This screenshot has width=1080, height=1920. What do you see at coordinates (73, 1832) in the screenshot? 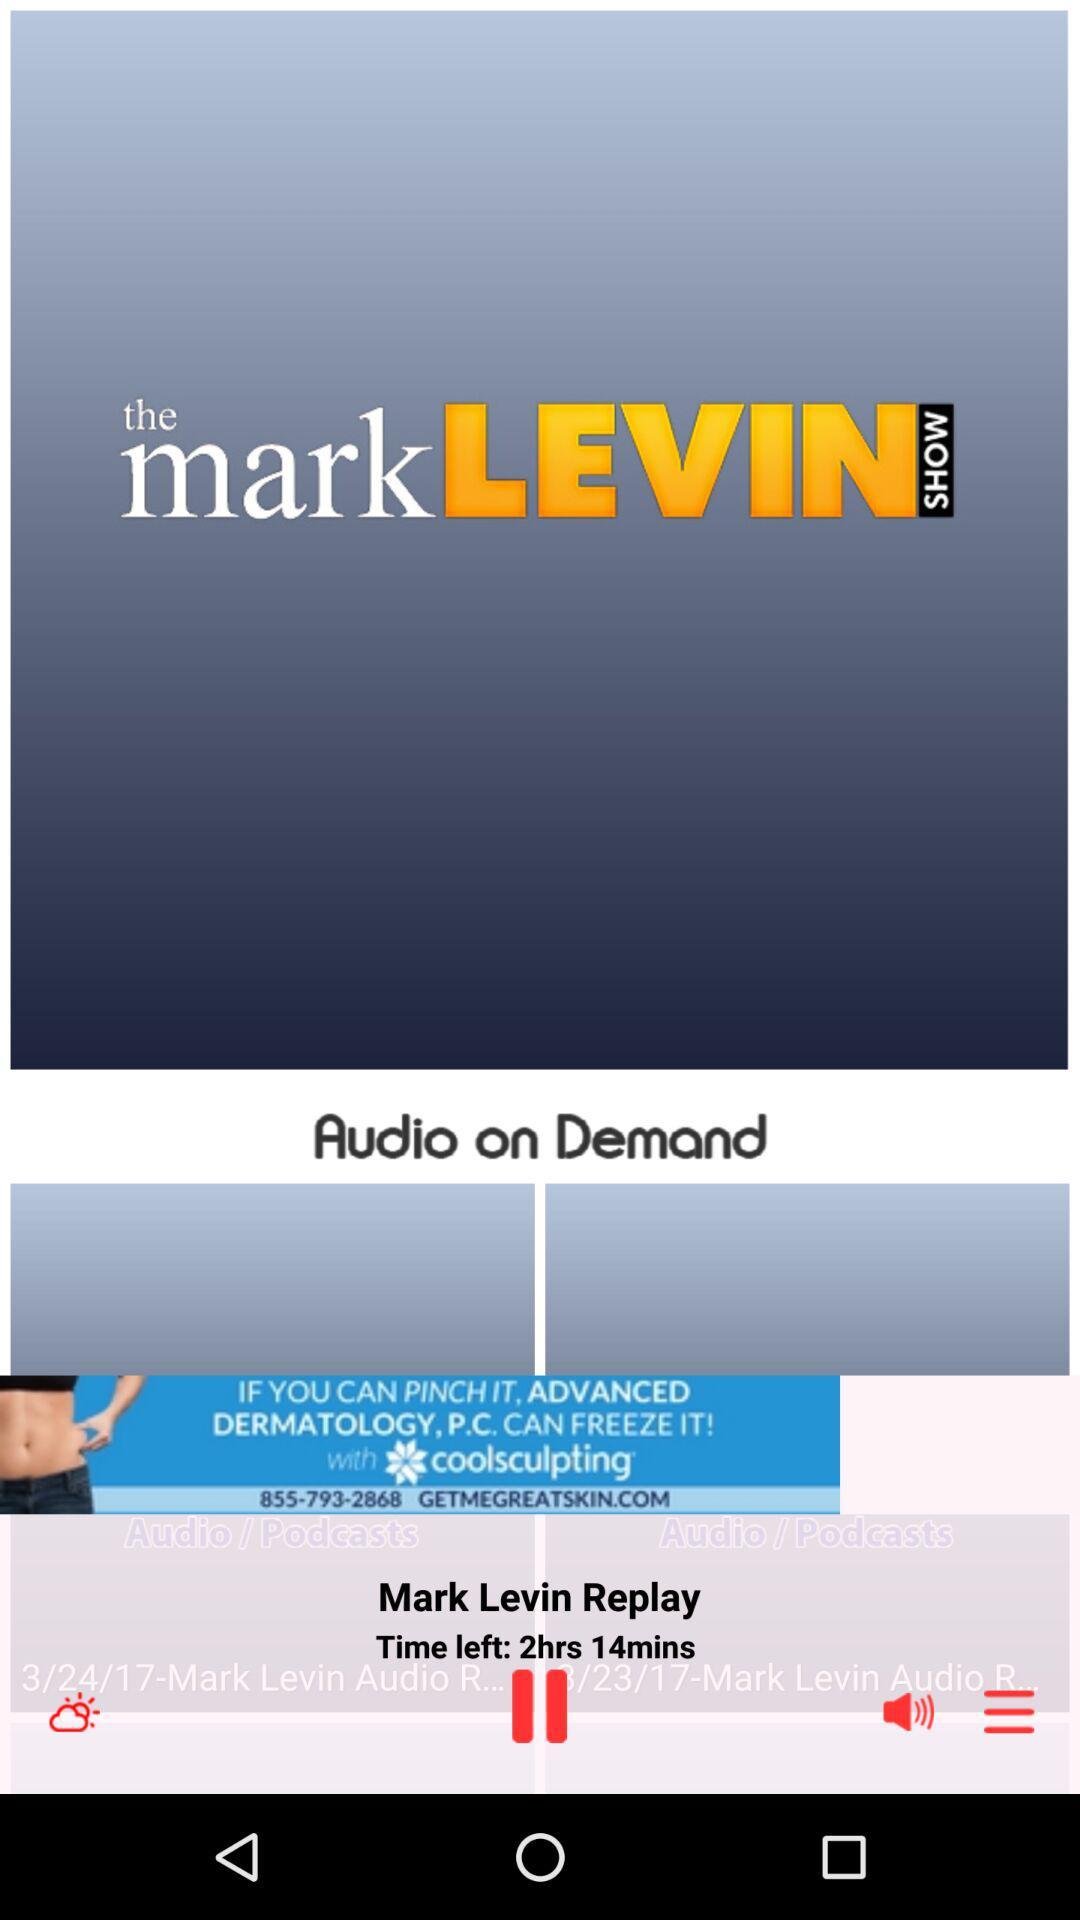
I see `the weather icon` at bounding box center [73, 1832].